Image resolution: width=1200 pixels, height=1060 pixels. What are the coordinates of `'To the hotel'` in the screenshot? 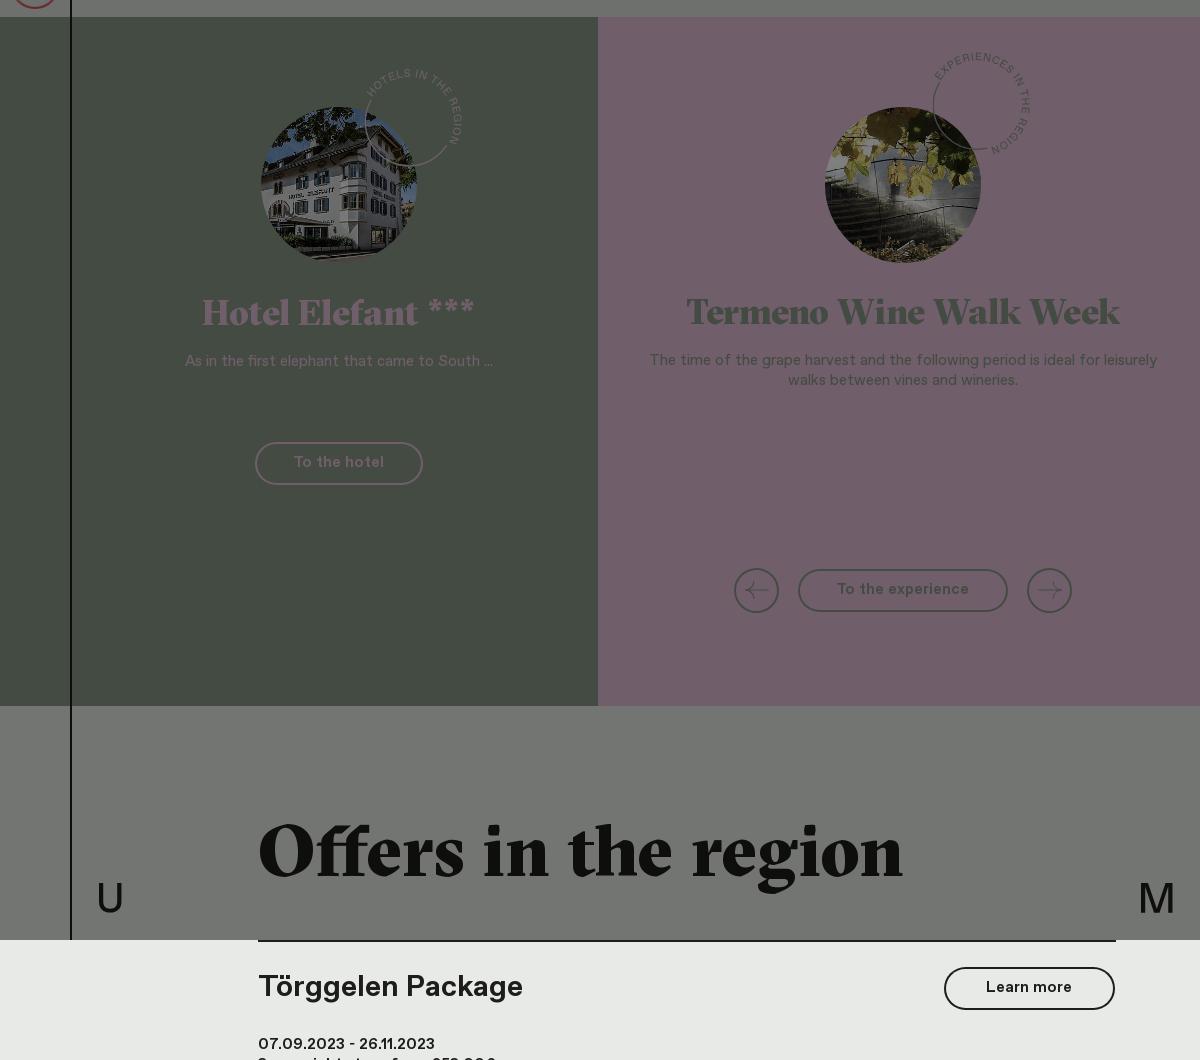 It's located at (338, 462).